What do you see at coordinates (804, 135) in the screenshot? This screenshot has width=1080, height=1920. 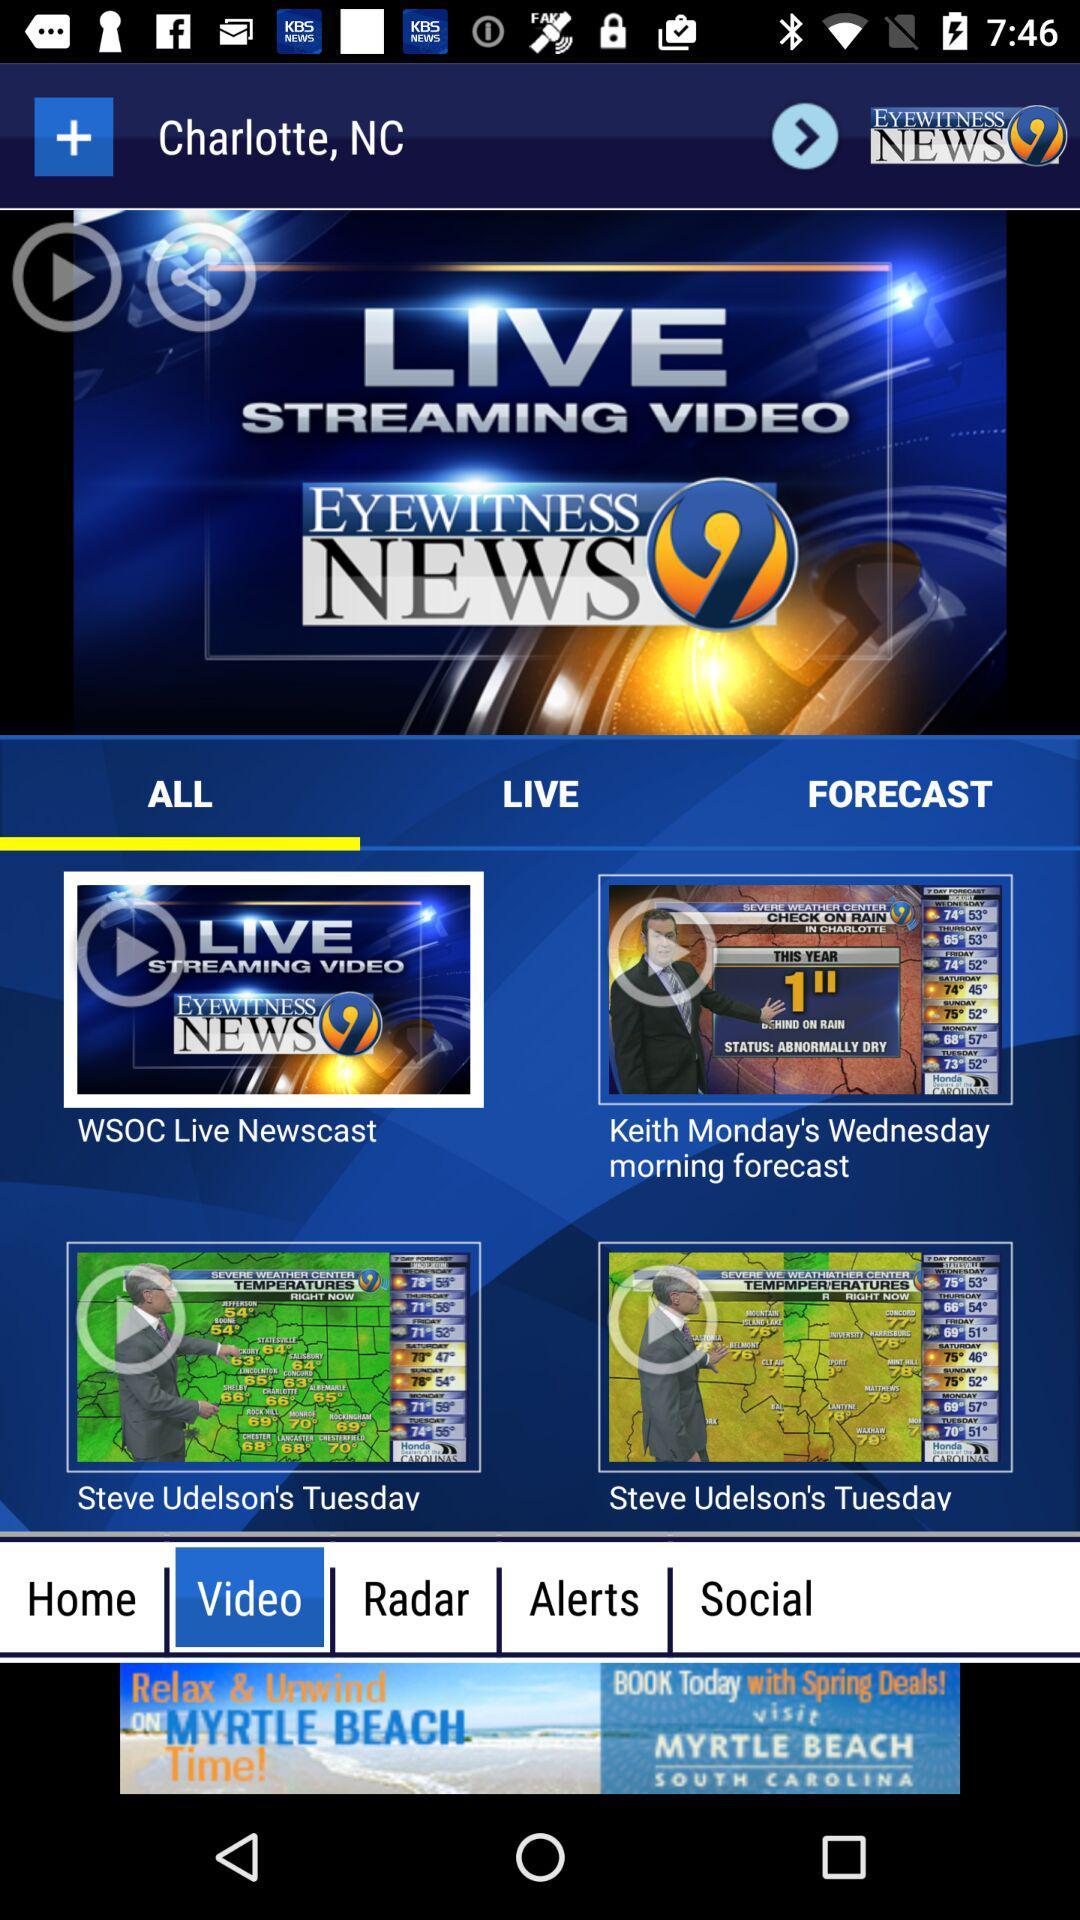 I see `next the page` at bounding box center [804, 135].